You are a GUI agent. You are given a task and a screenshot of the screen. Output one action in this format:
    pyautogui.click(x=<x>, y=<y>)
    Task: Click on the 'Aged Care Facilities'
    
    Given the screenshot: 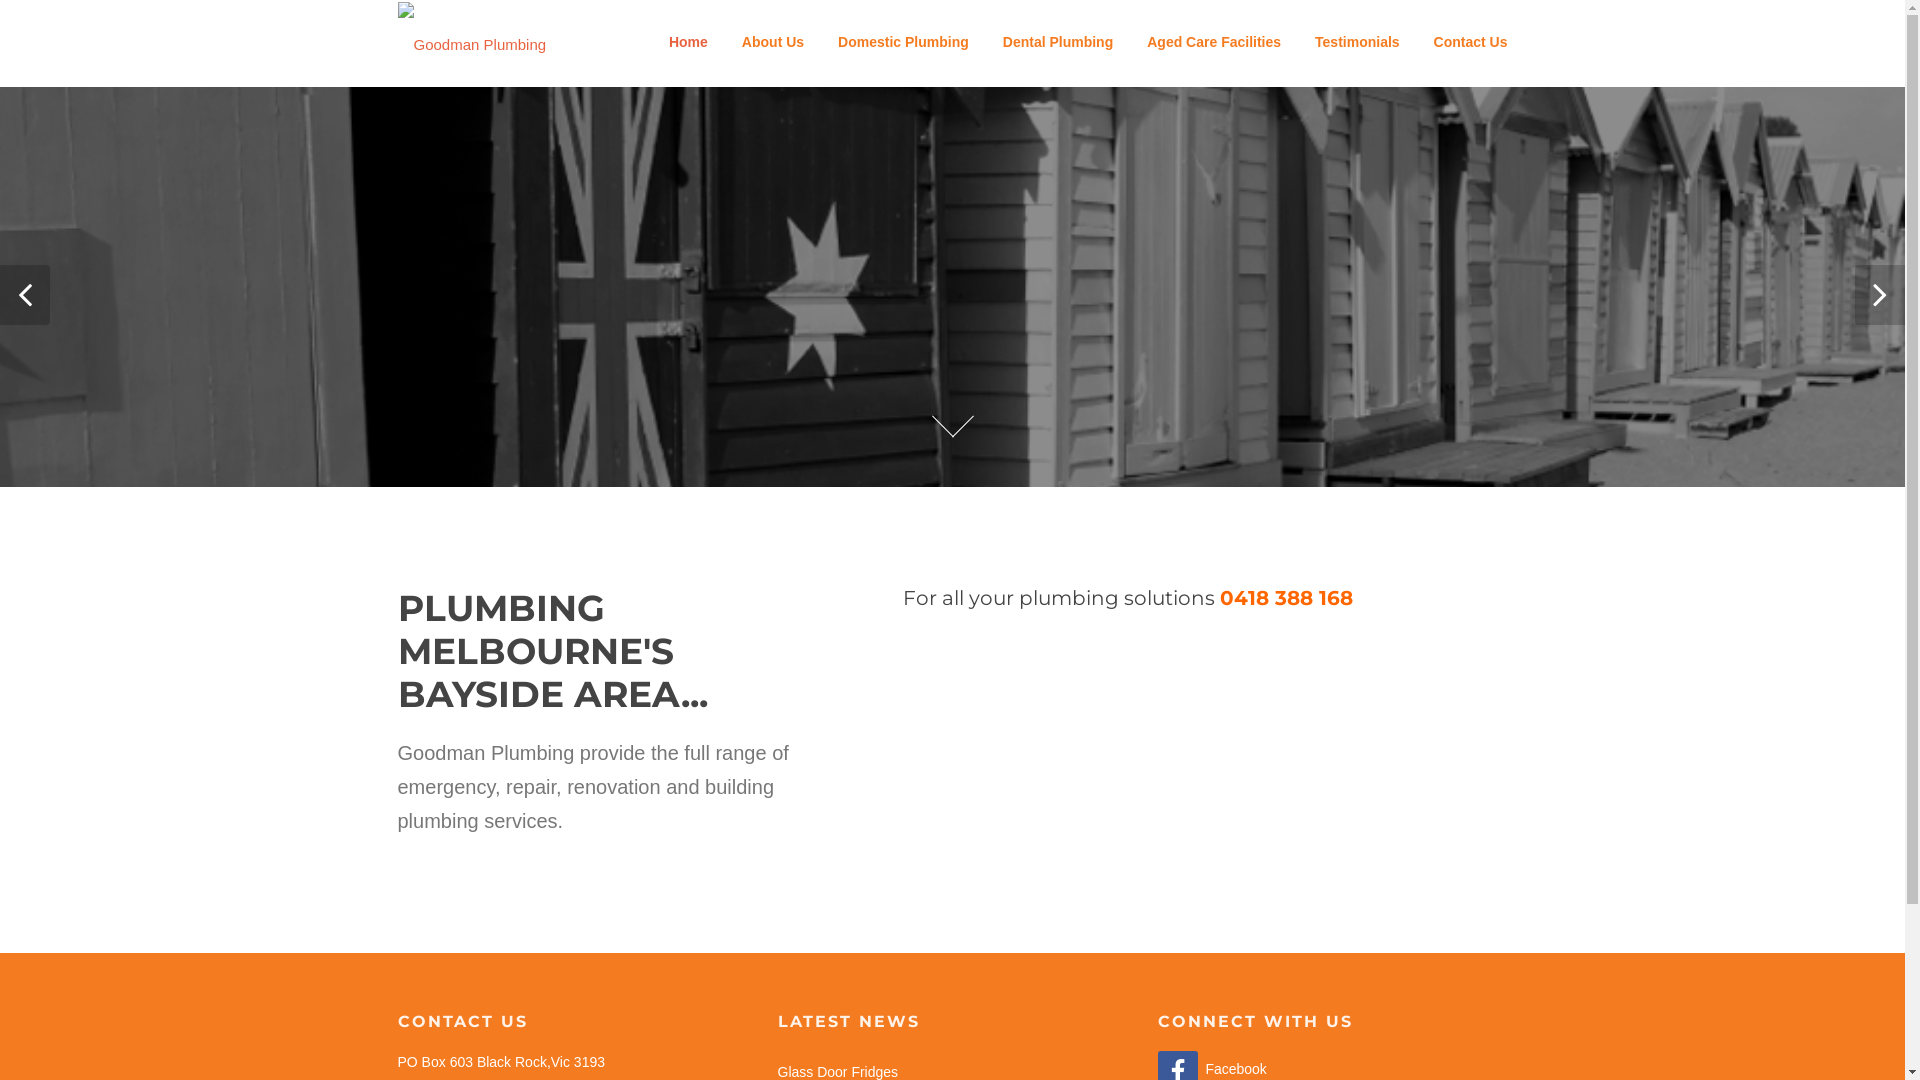 What is the action you would take?
    pyautogui.click(x=1213, y=42)
    